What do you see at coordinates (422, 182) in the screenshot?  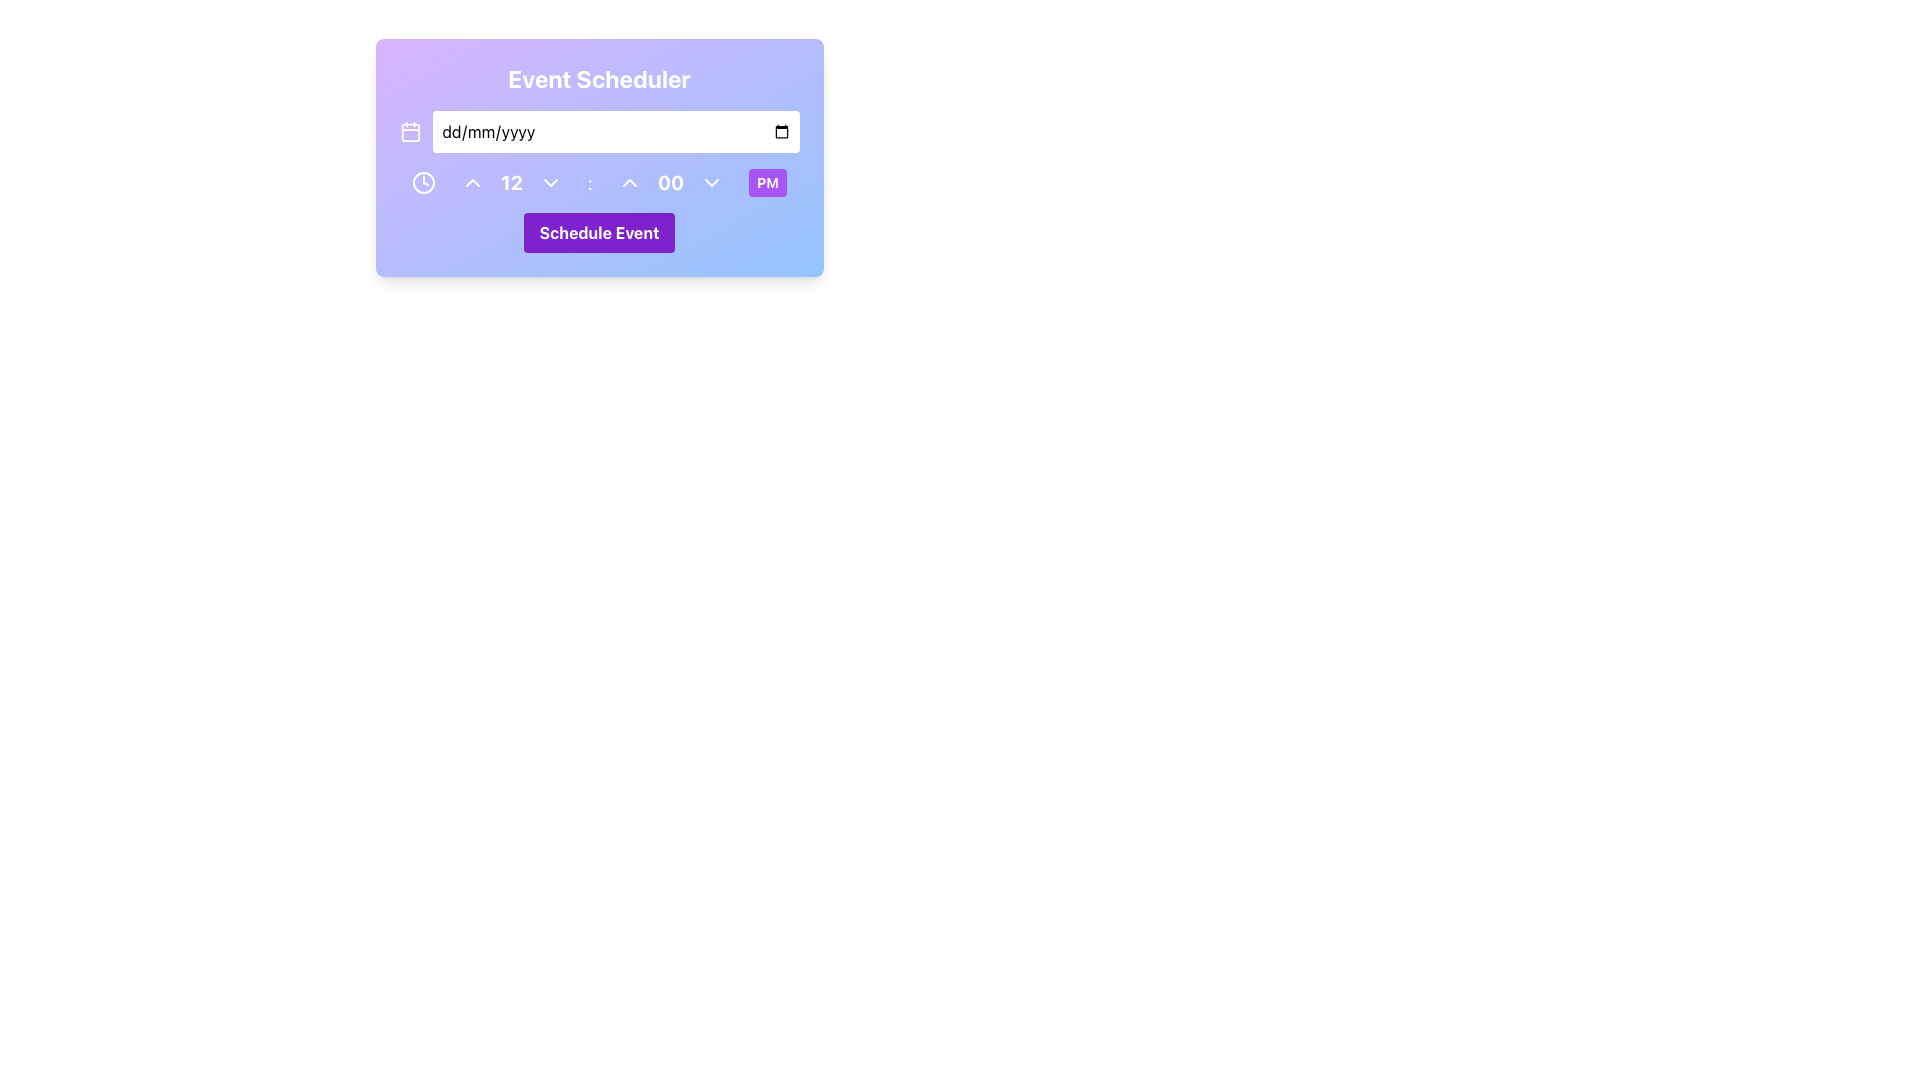 I see `the larger circular part of the clock icon in the Event Scheduler section, which has no fill and a stroke outline` at bounding box center [422, 182].